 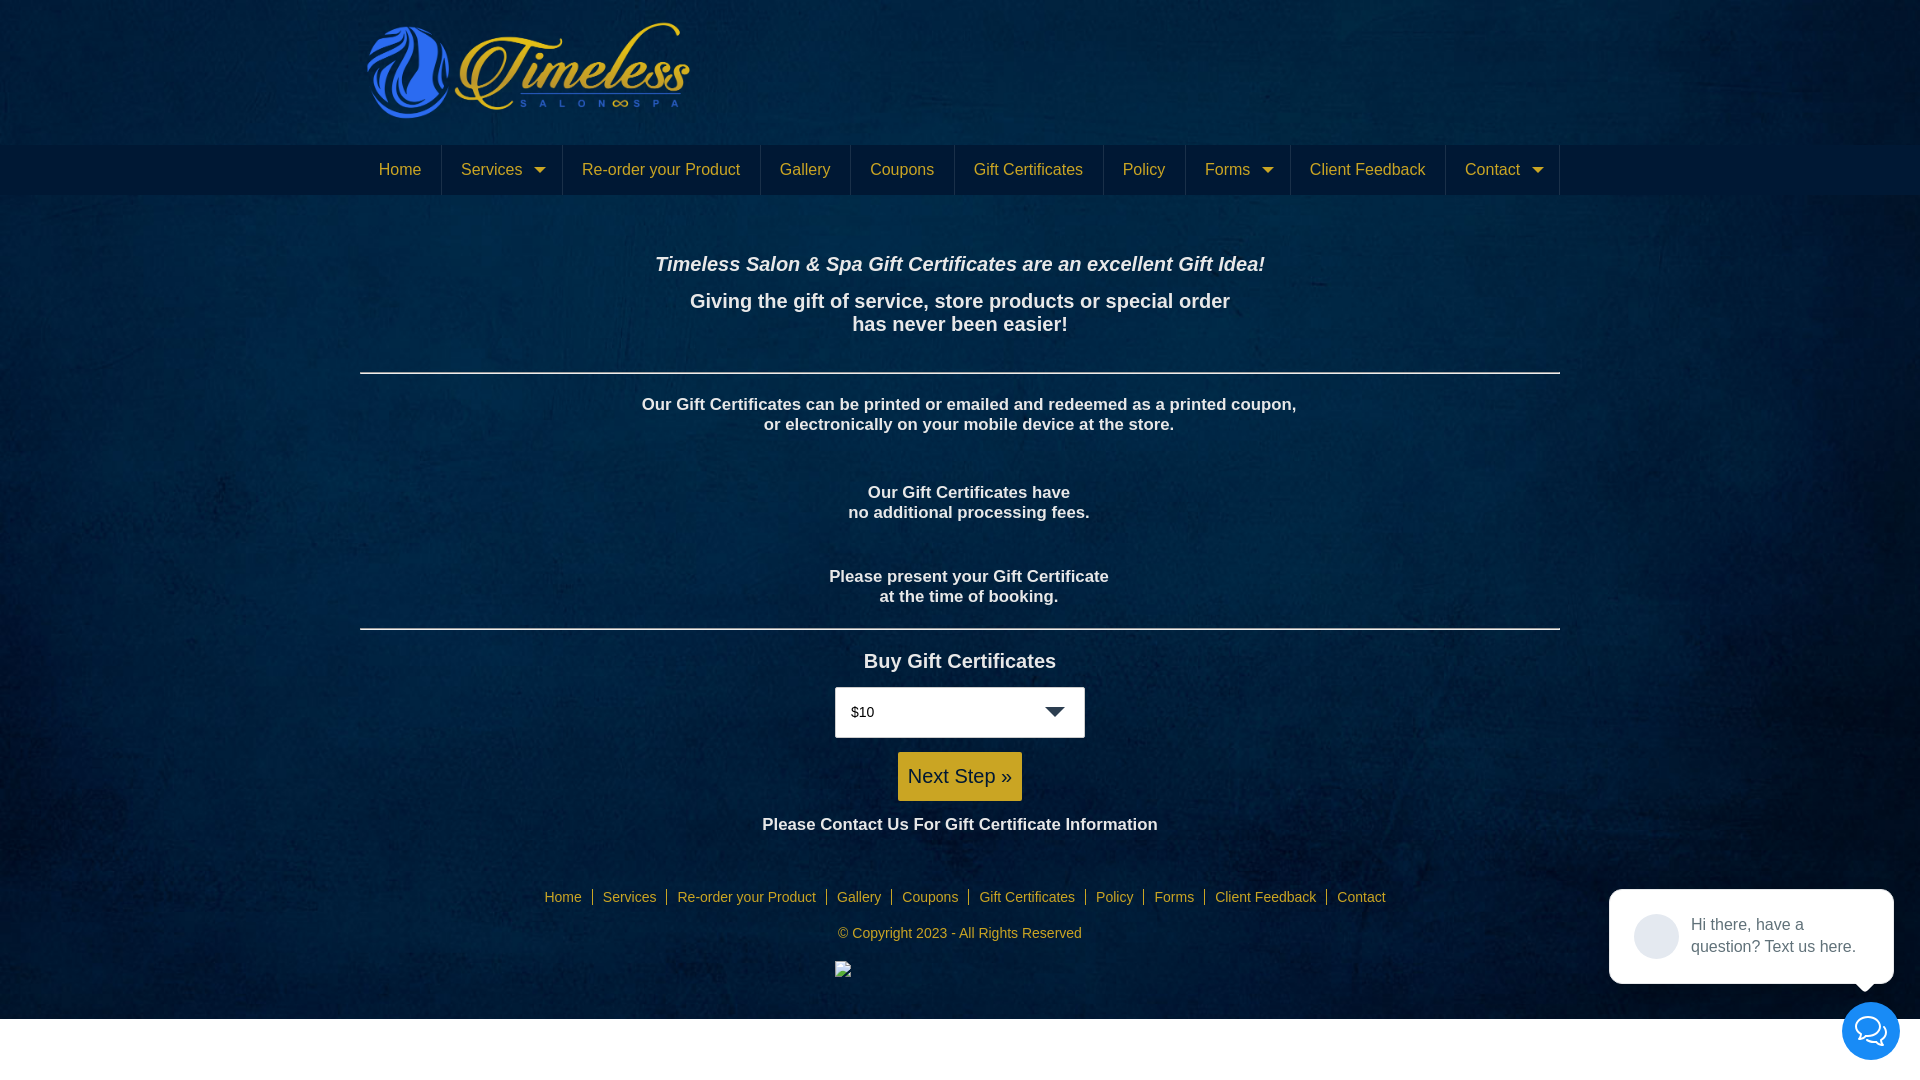 I want to click on 'Gallery', so click(x=805, y=168).